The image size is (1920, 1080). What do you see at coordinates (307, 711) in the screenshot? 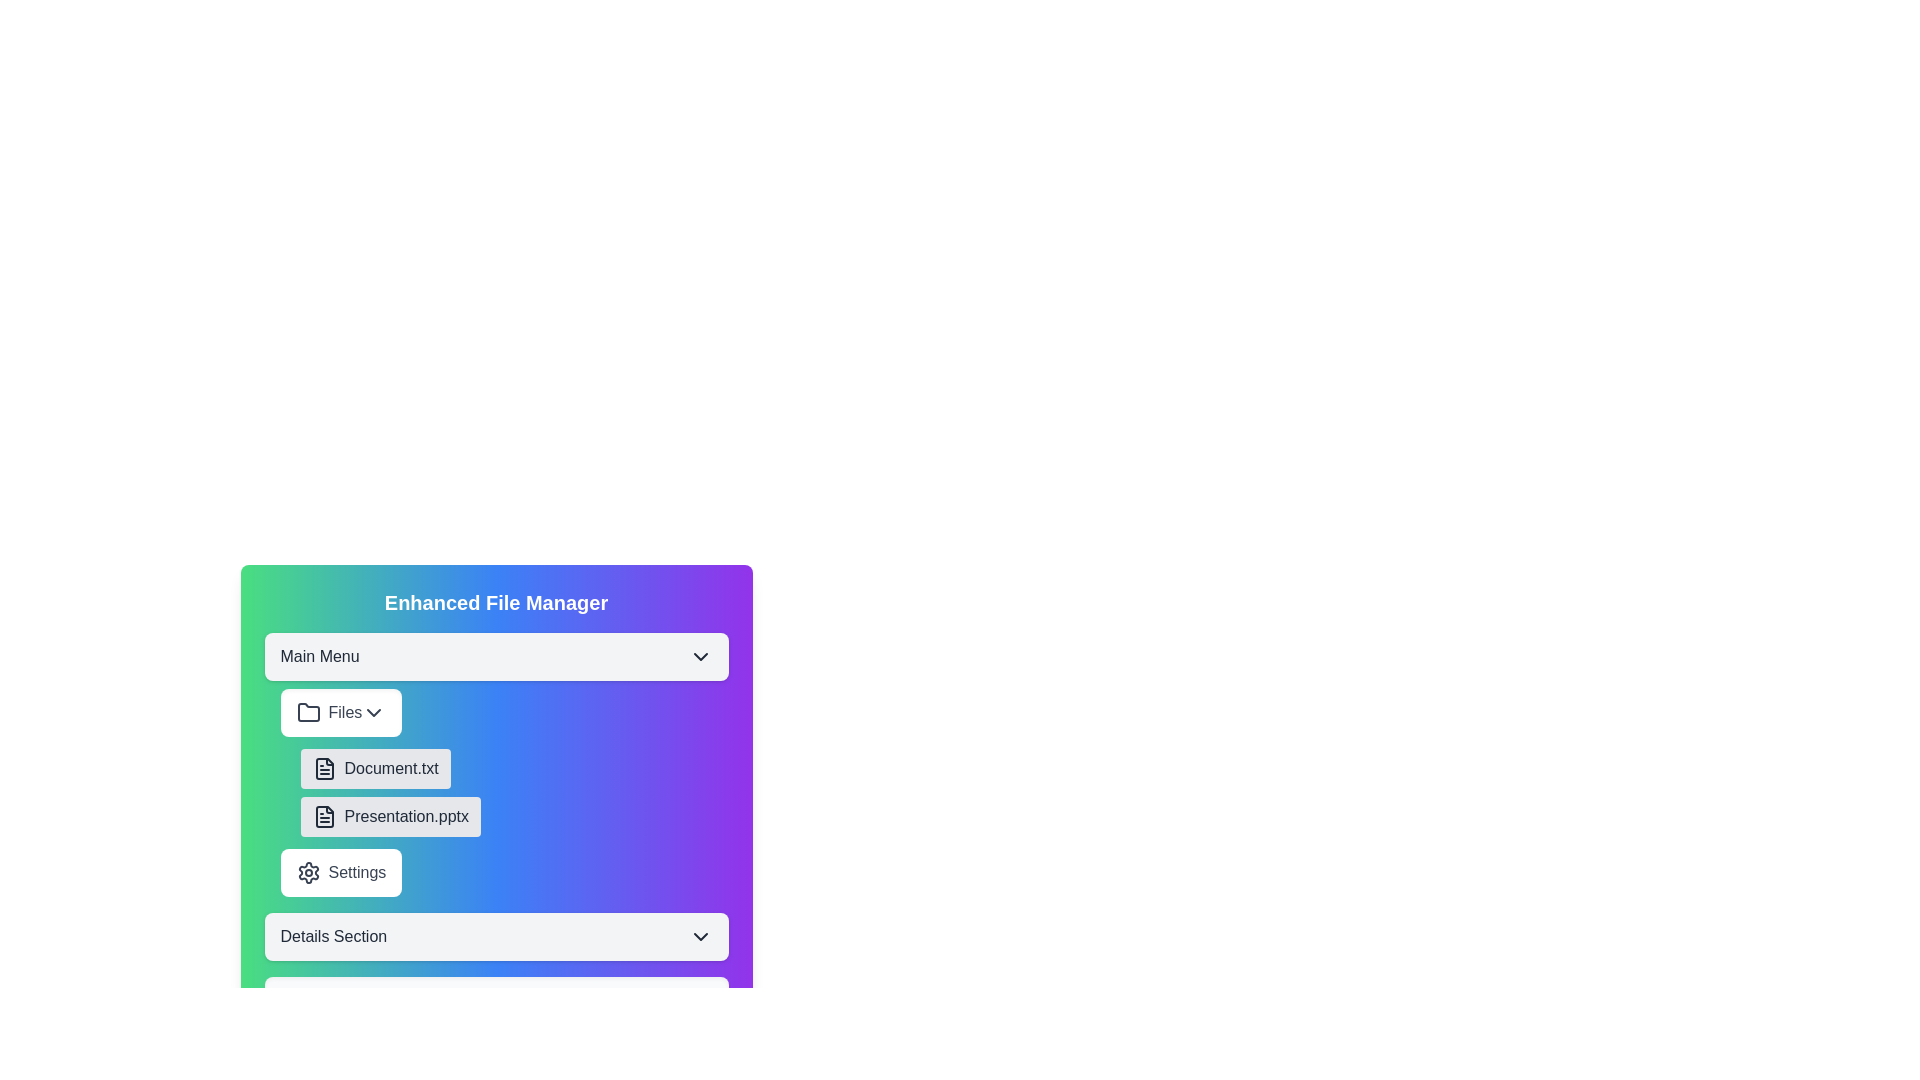
I see `the file management icon located at the top of the documents and settings list, adjacent to the 'Files' dropdown menu` at bounding box center [307, 711].